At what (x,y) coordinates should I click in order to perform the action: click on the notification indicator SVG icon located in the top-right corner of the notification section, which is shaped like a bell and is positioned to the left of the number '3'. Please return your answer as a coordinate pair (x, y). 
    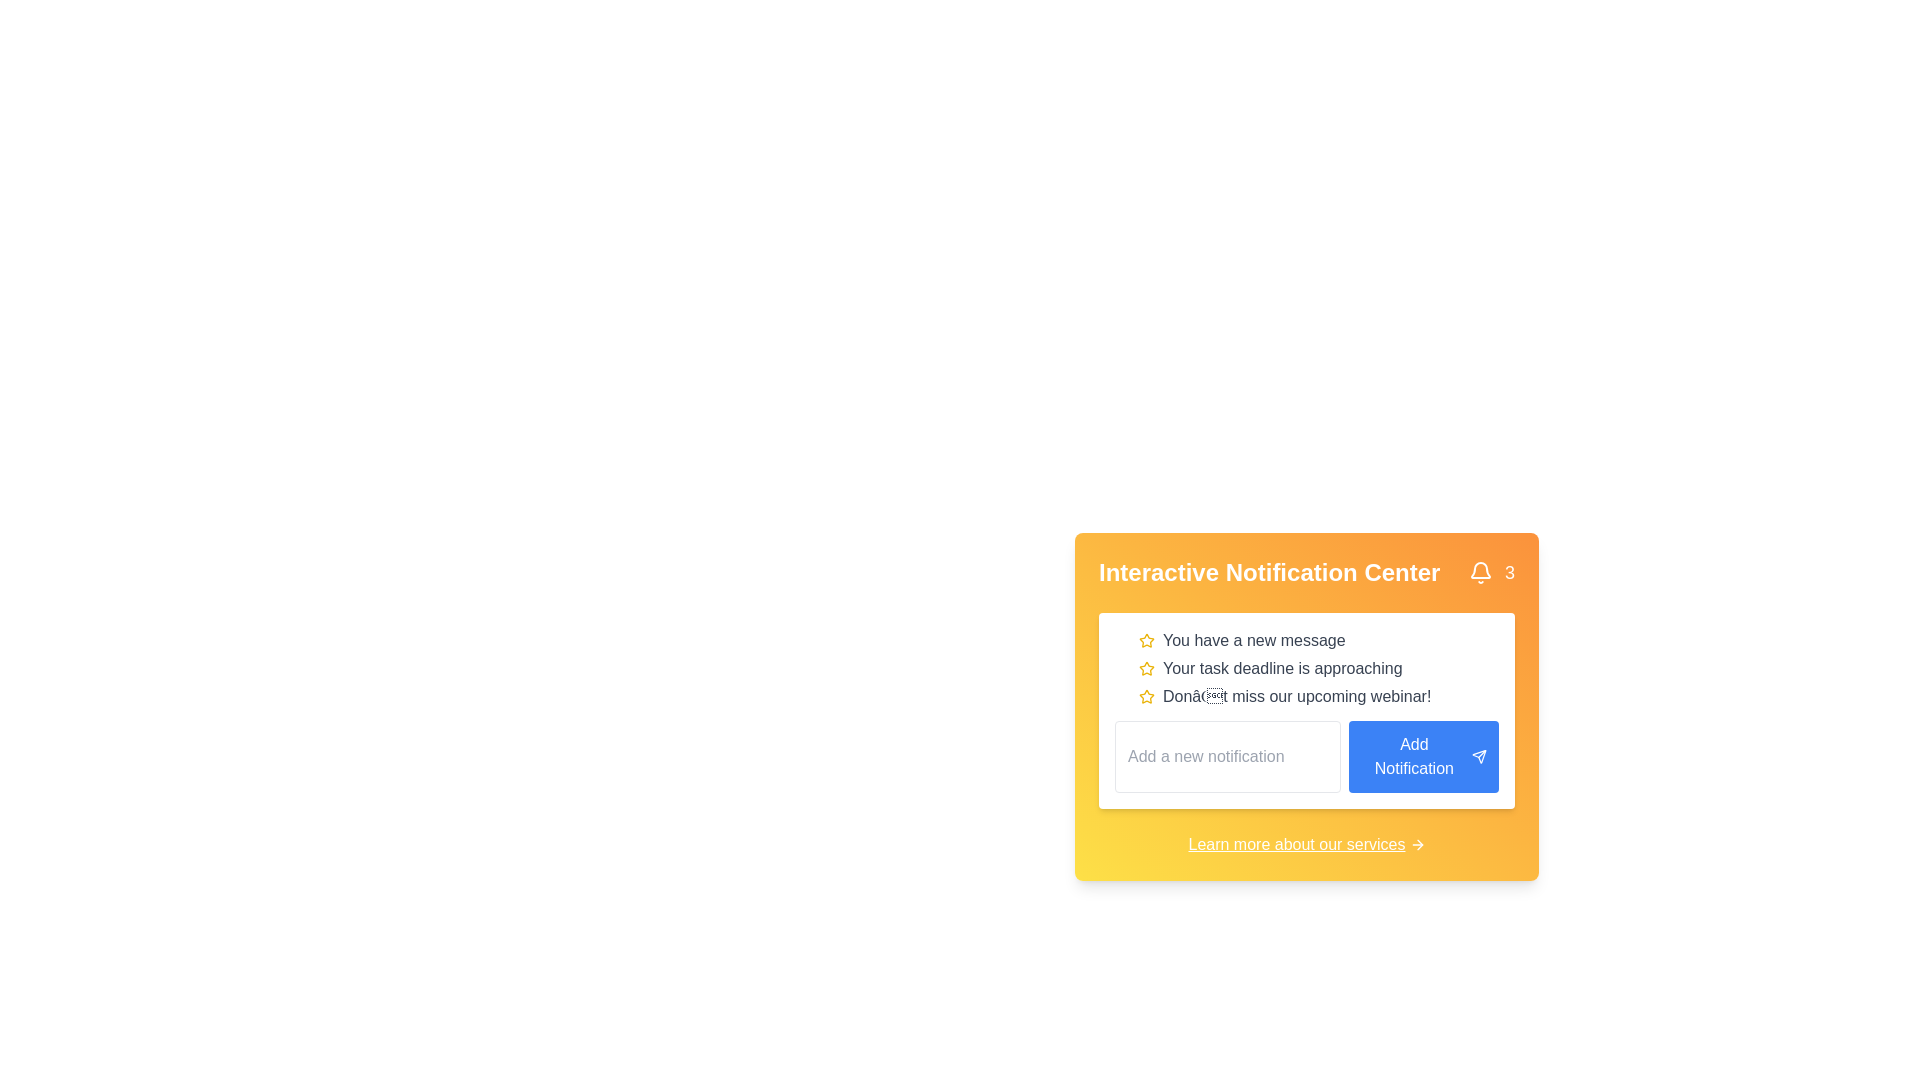
    Looking at the image, I should click on (1480, 573).